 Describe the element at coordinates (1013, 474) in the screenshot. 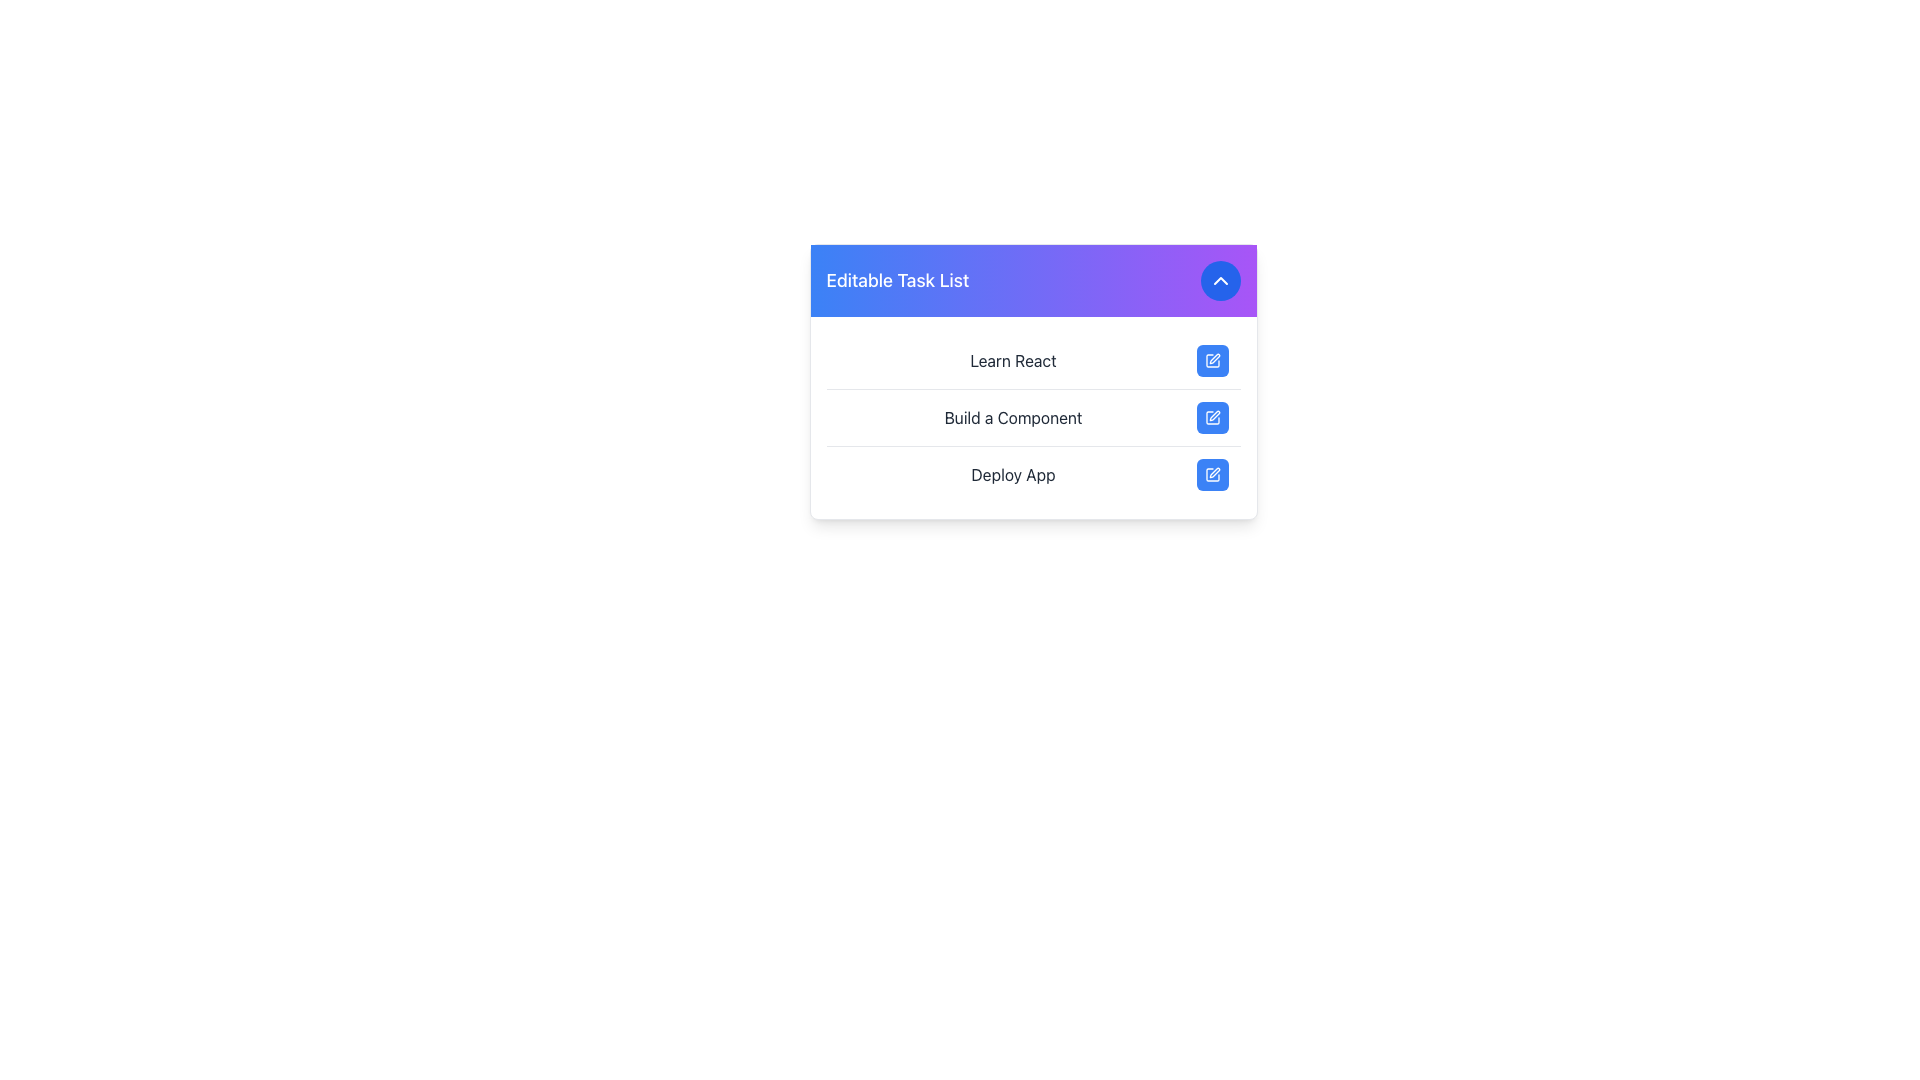

I see `the text label displaying 'Deploy App' which is the last item in a vertical list, styled with a gray font` at that location.